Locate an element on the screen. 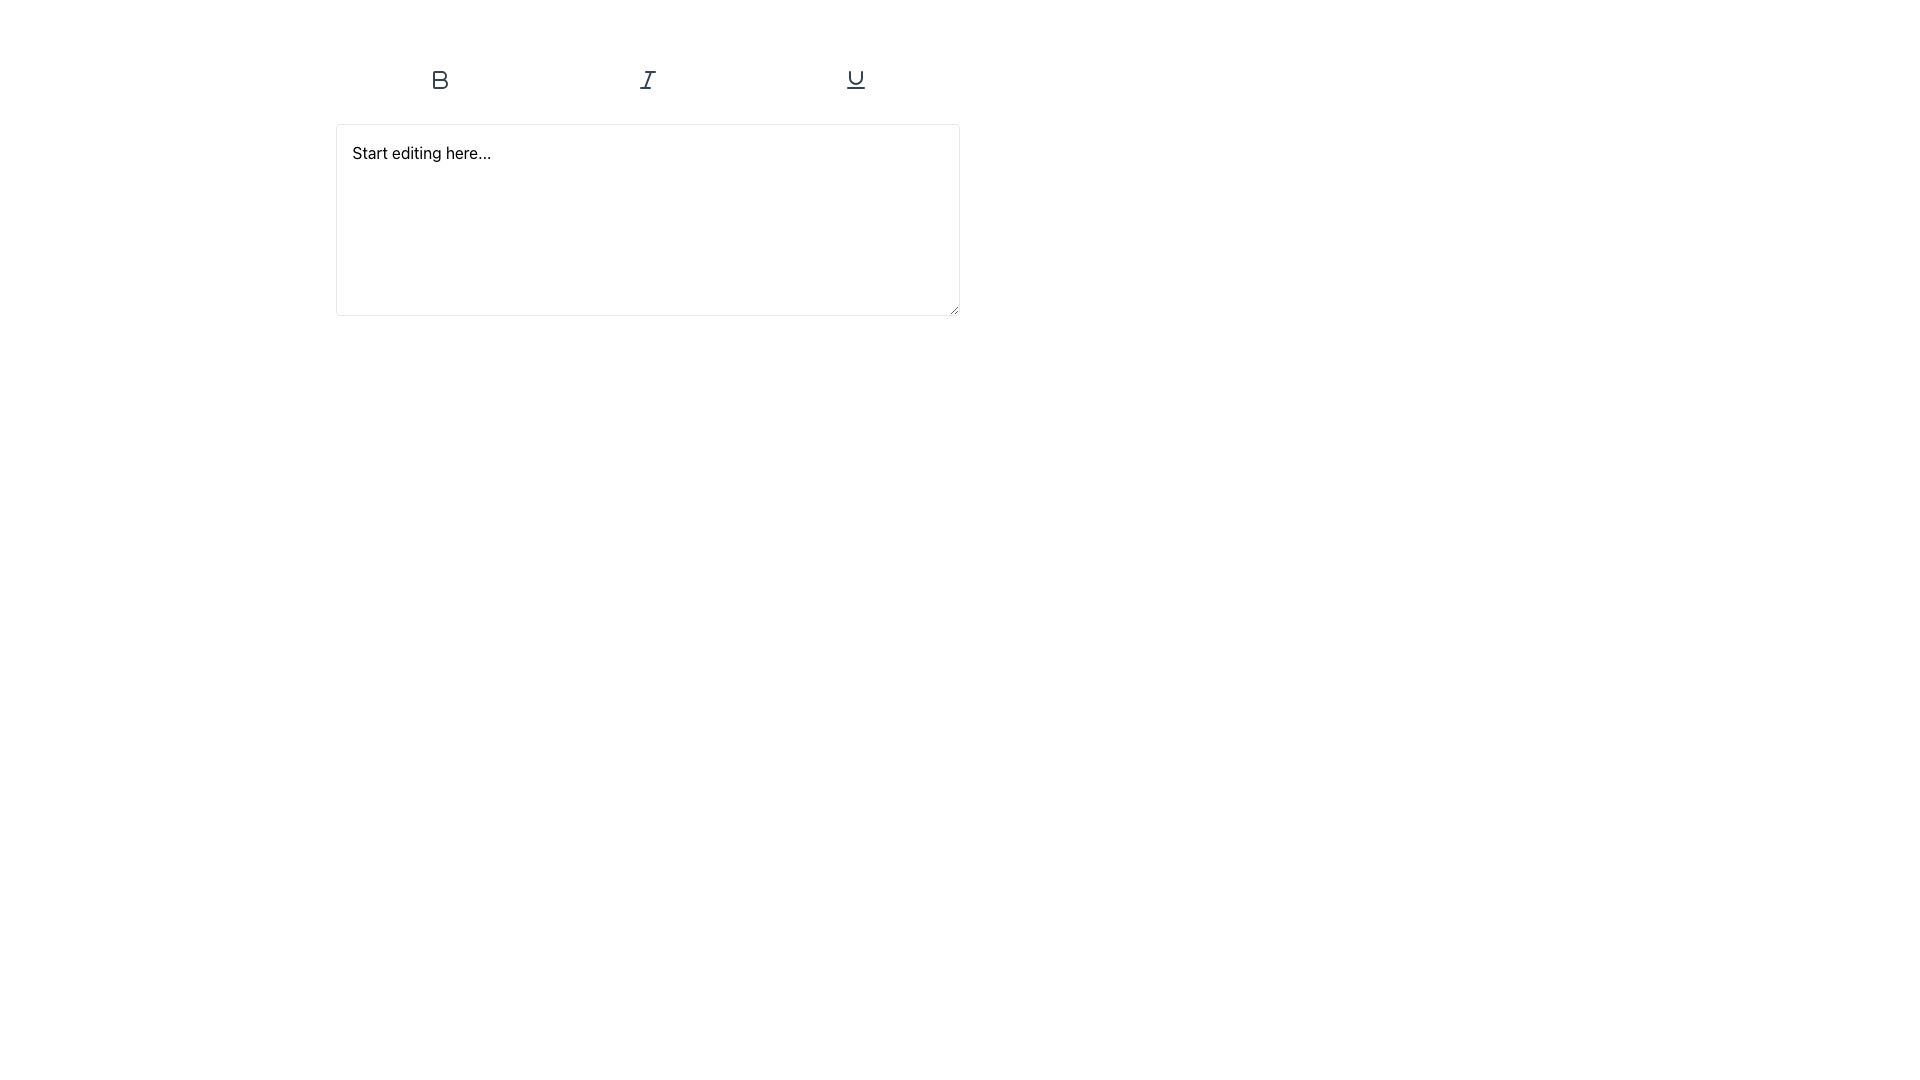 This screenshot has width=1920, height=1080. the bold button in the formatting toolbar is located at coordinates (438, 79).